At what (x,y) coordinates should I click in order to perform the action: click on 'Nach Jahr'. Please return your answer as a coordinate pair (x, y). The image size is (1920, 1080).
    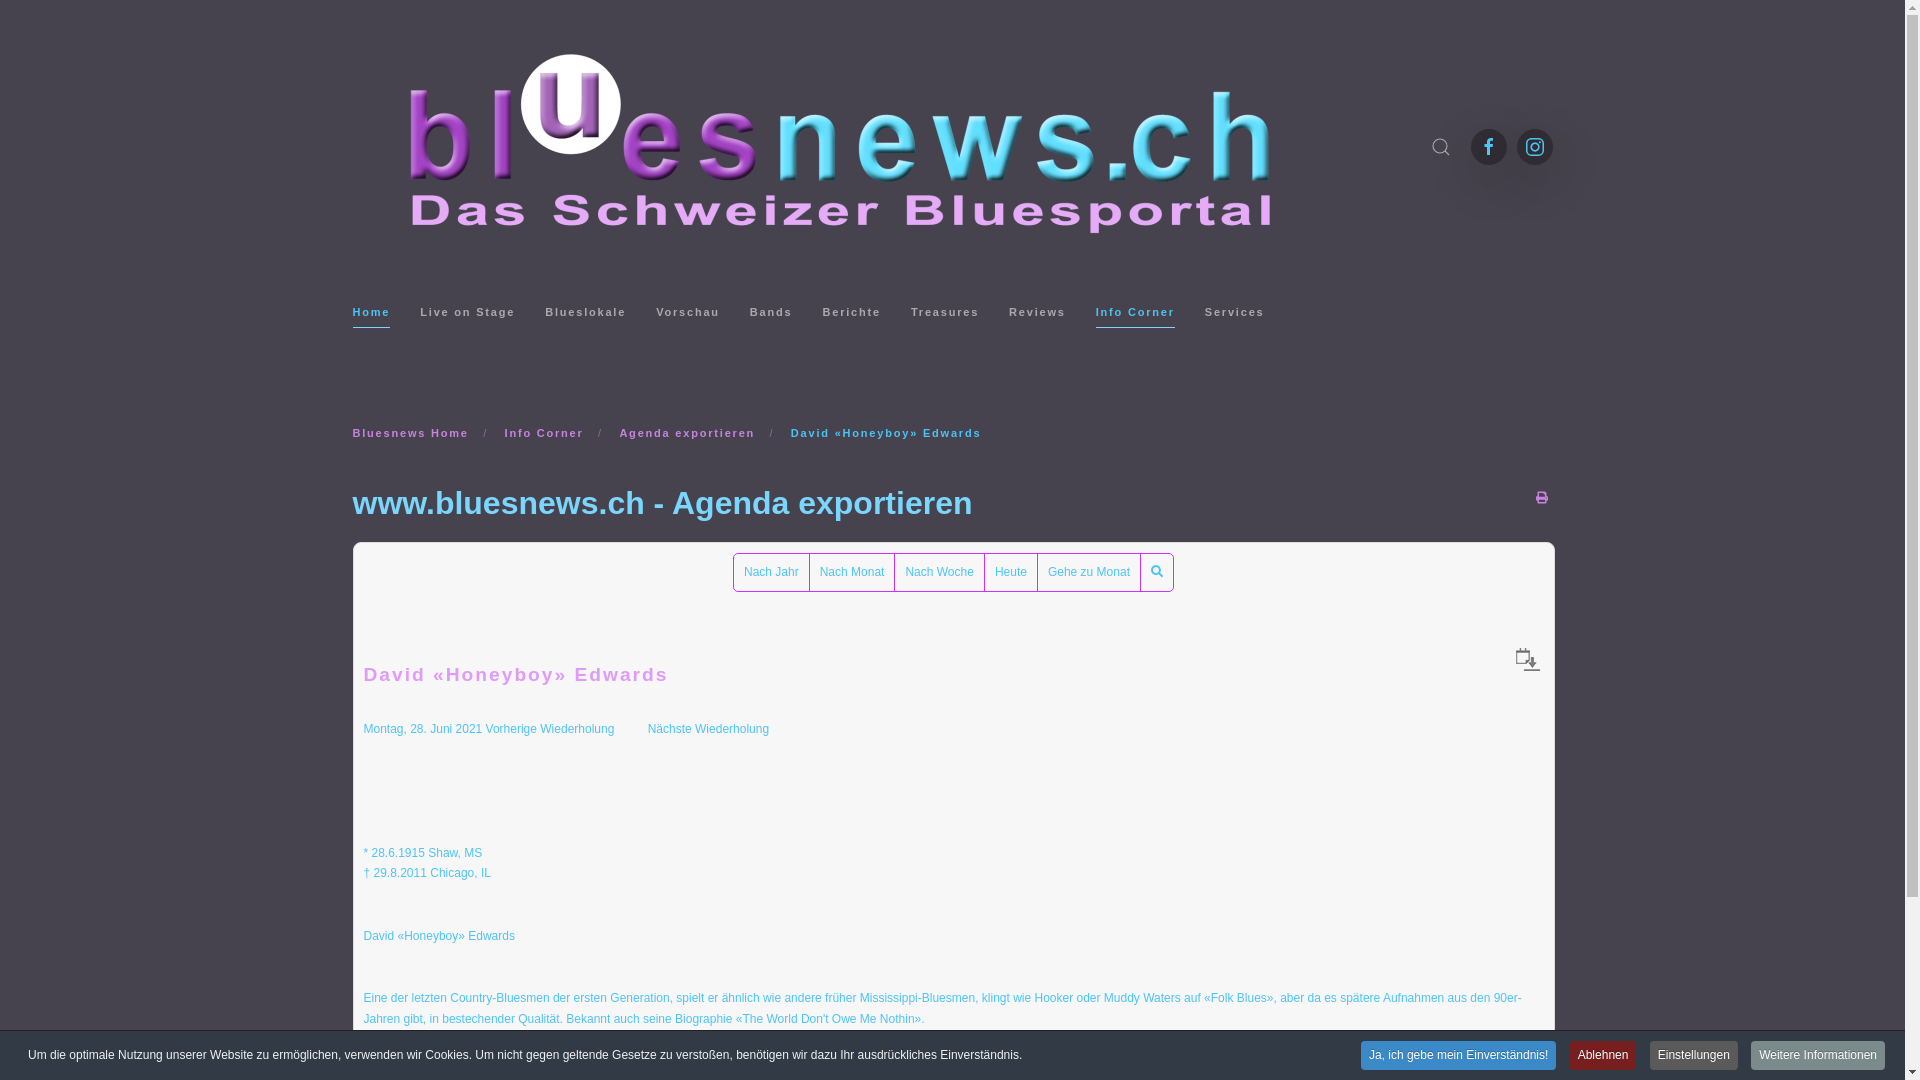
    Looking at the image, I should click on (770, 572).